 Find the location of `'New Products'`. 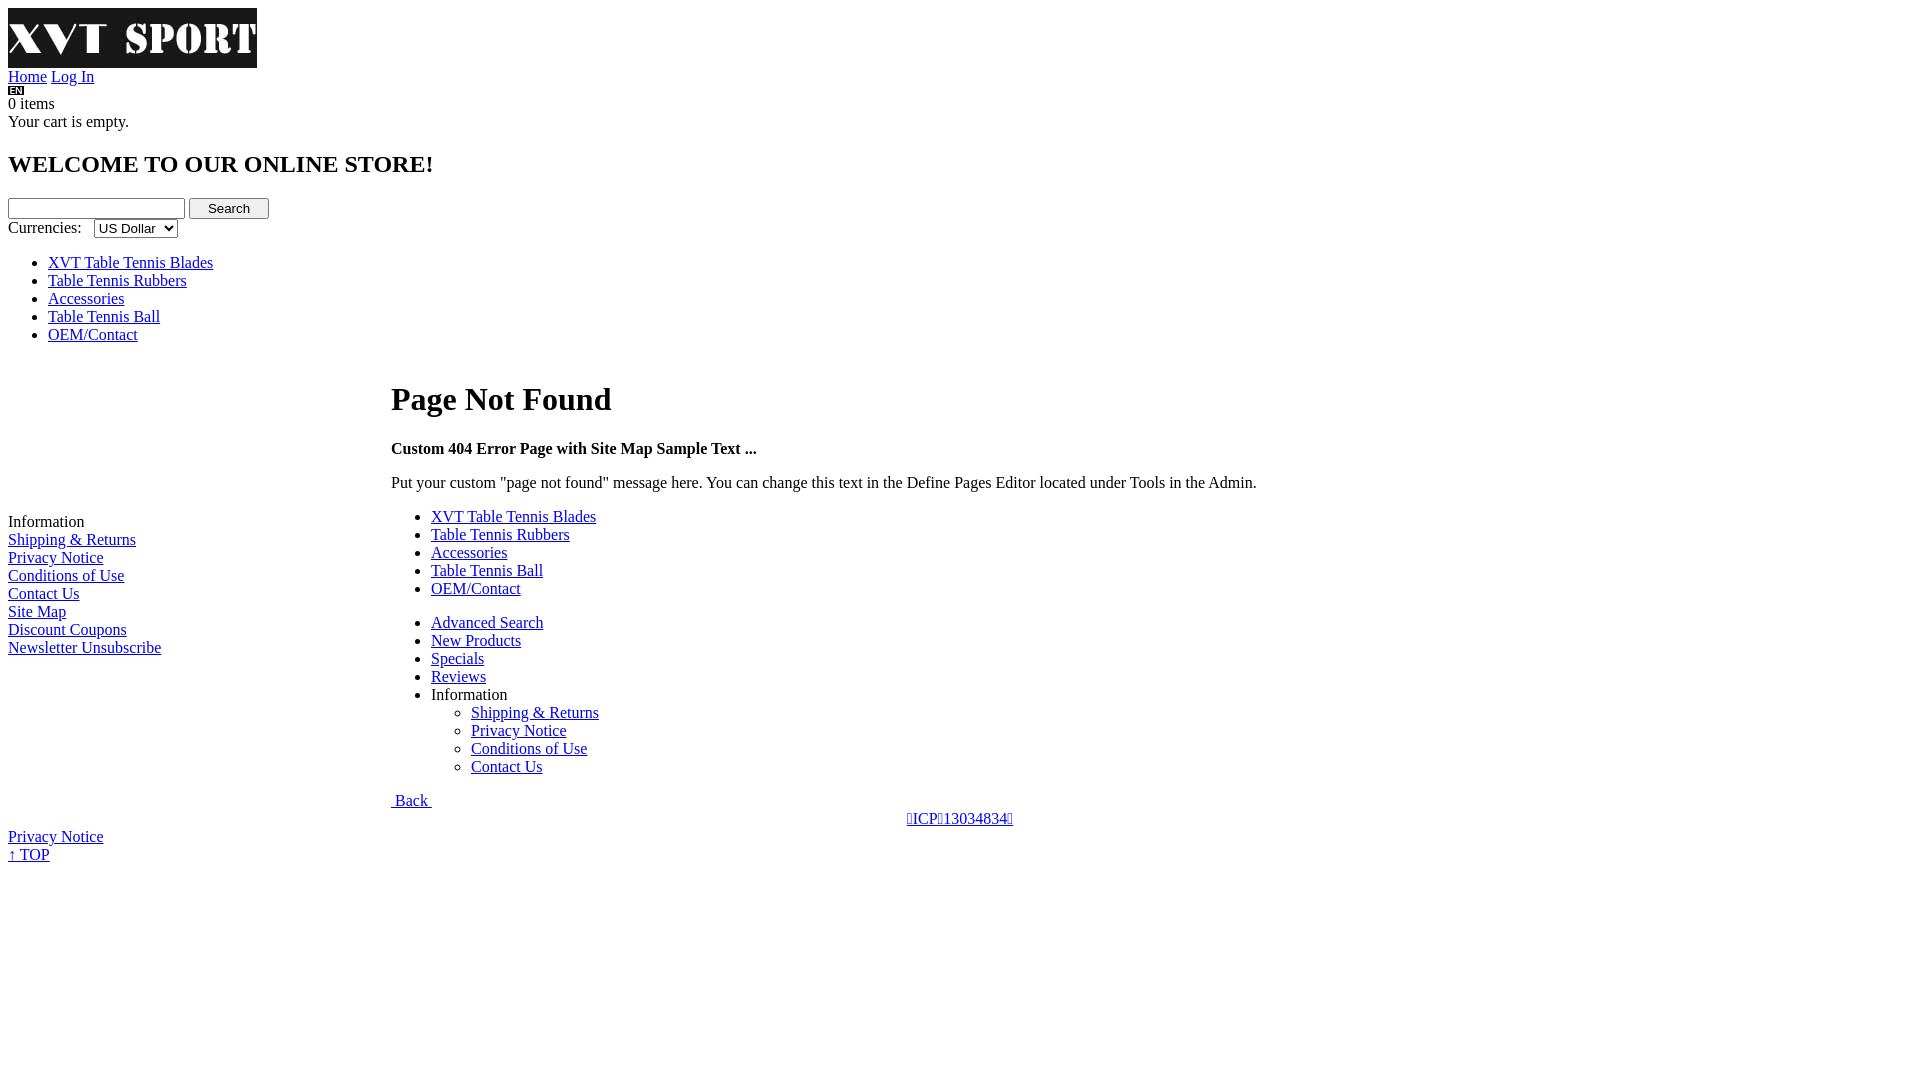

'New Products' is located at coordinates (474, 640).